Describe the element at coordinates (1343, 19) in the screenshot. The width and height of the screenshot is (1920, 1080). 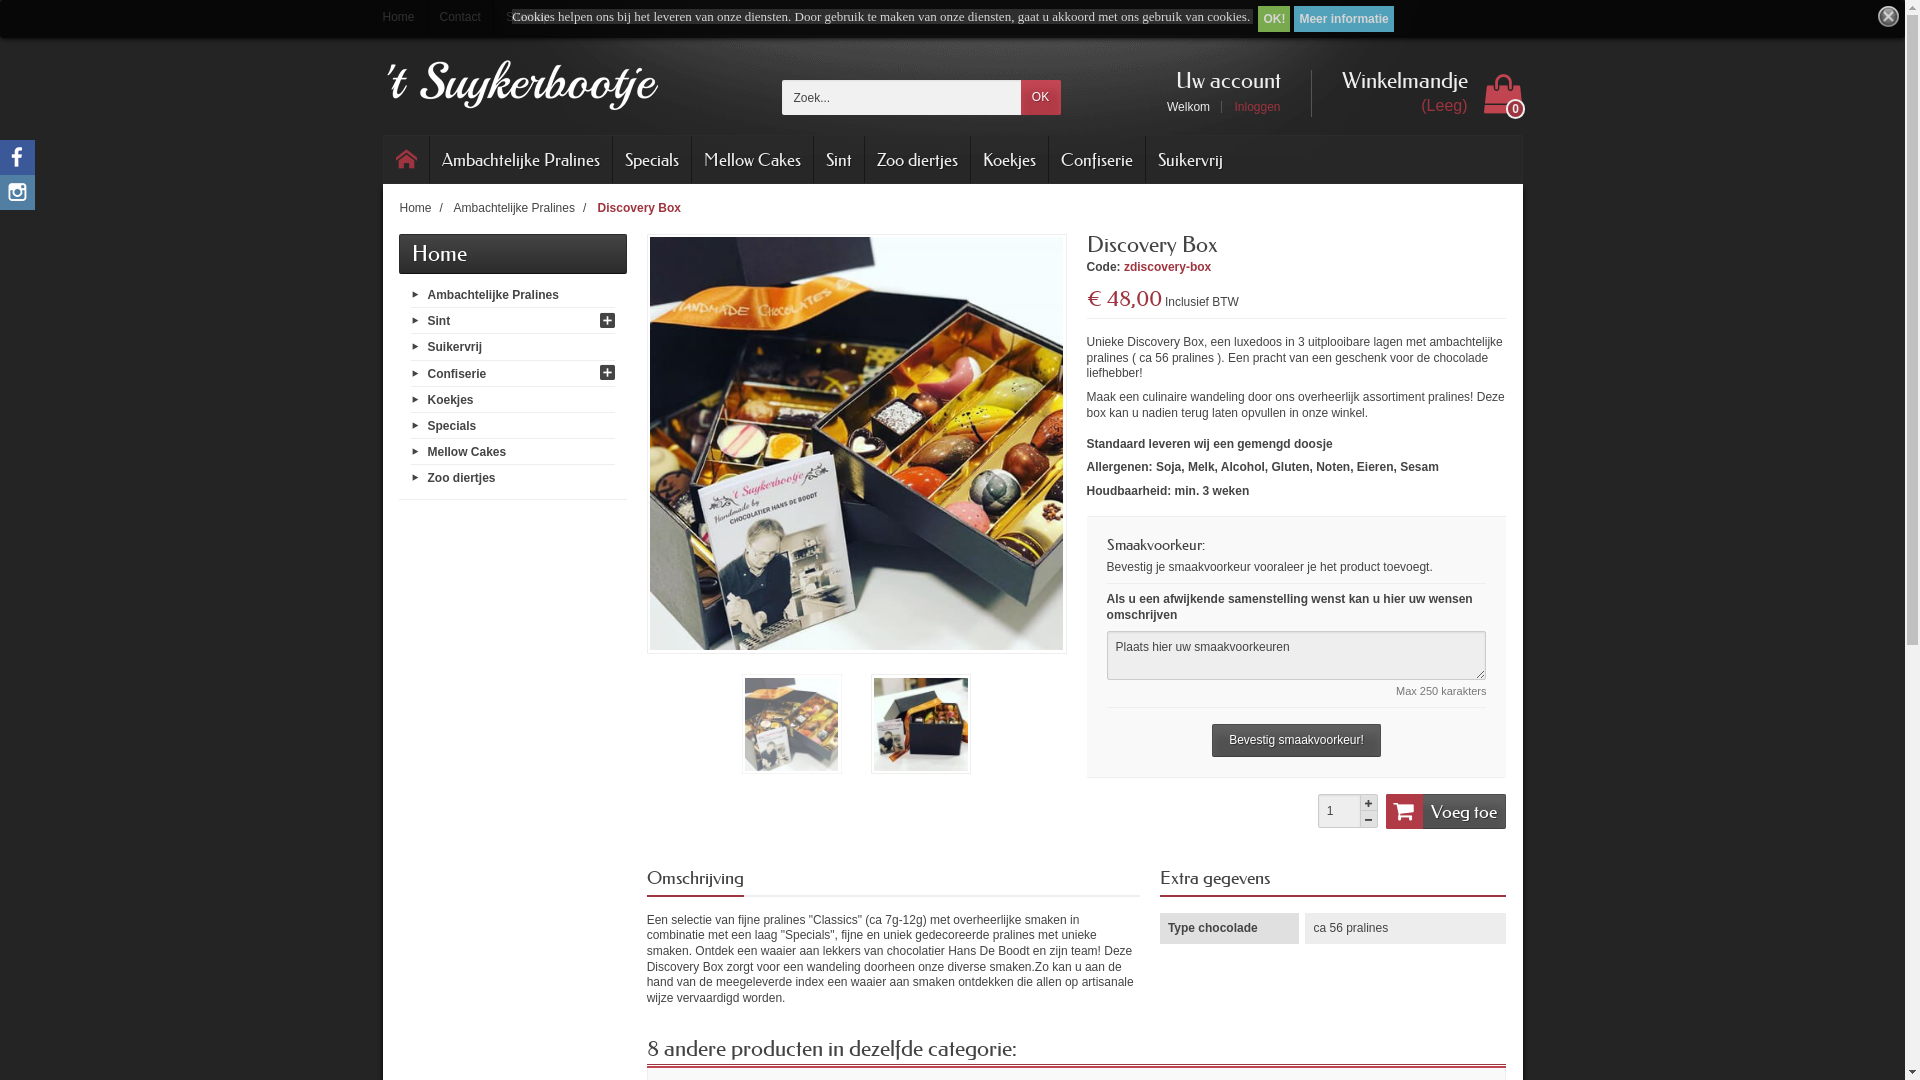
I see `'Meer informatie'` at that location.